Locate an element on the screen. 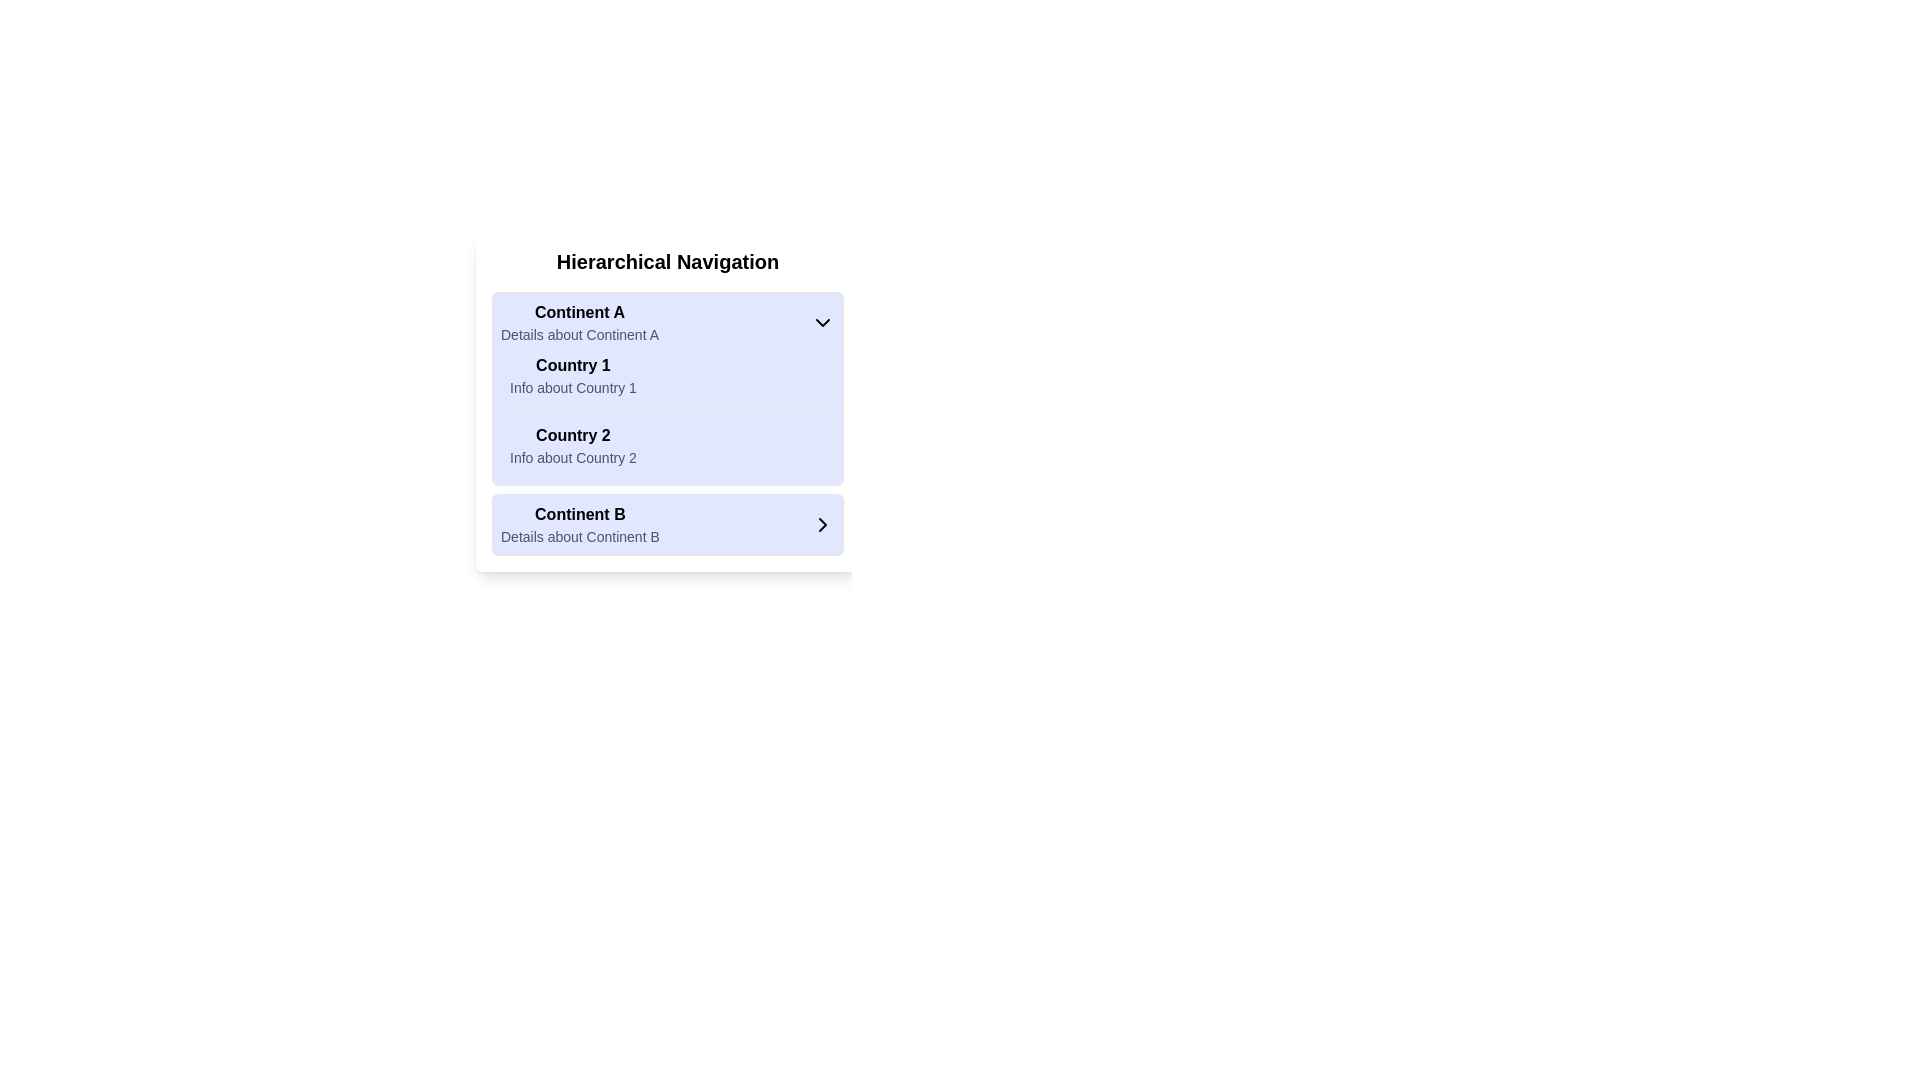 The image size is (1920, 1080). the 'Country 1' text label, which is styled in bold black font on a light blue background within the hierarchical navigation panel under 'Continent A' is located at coordinates (572, 365).